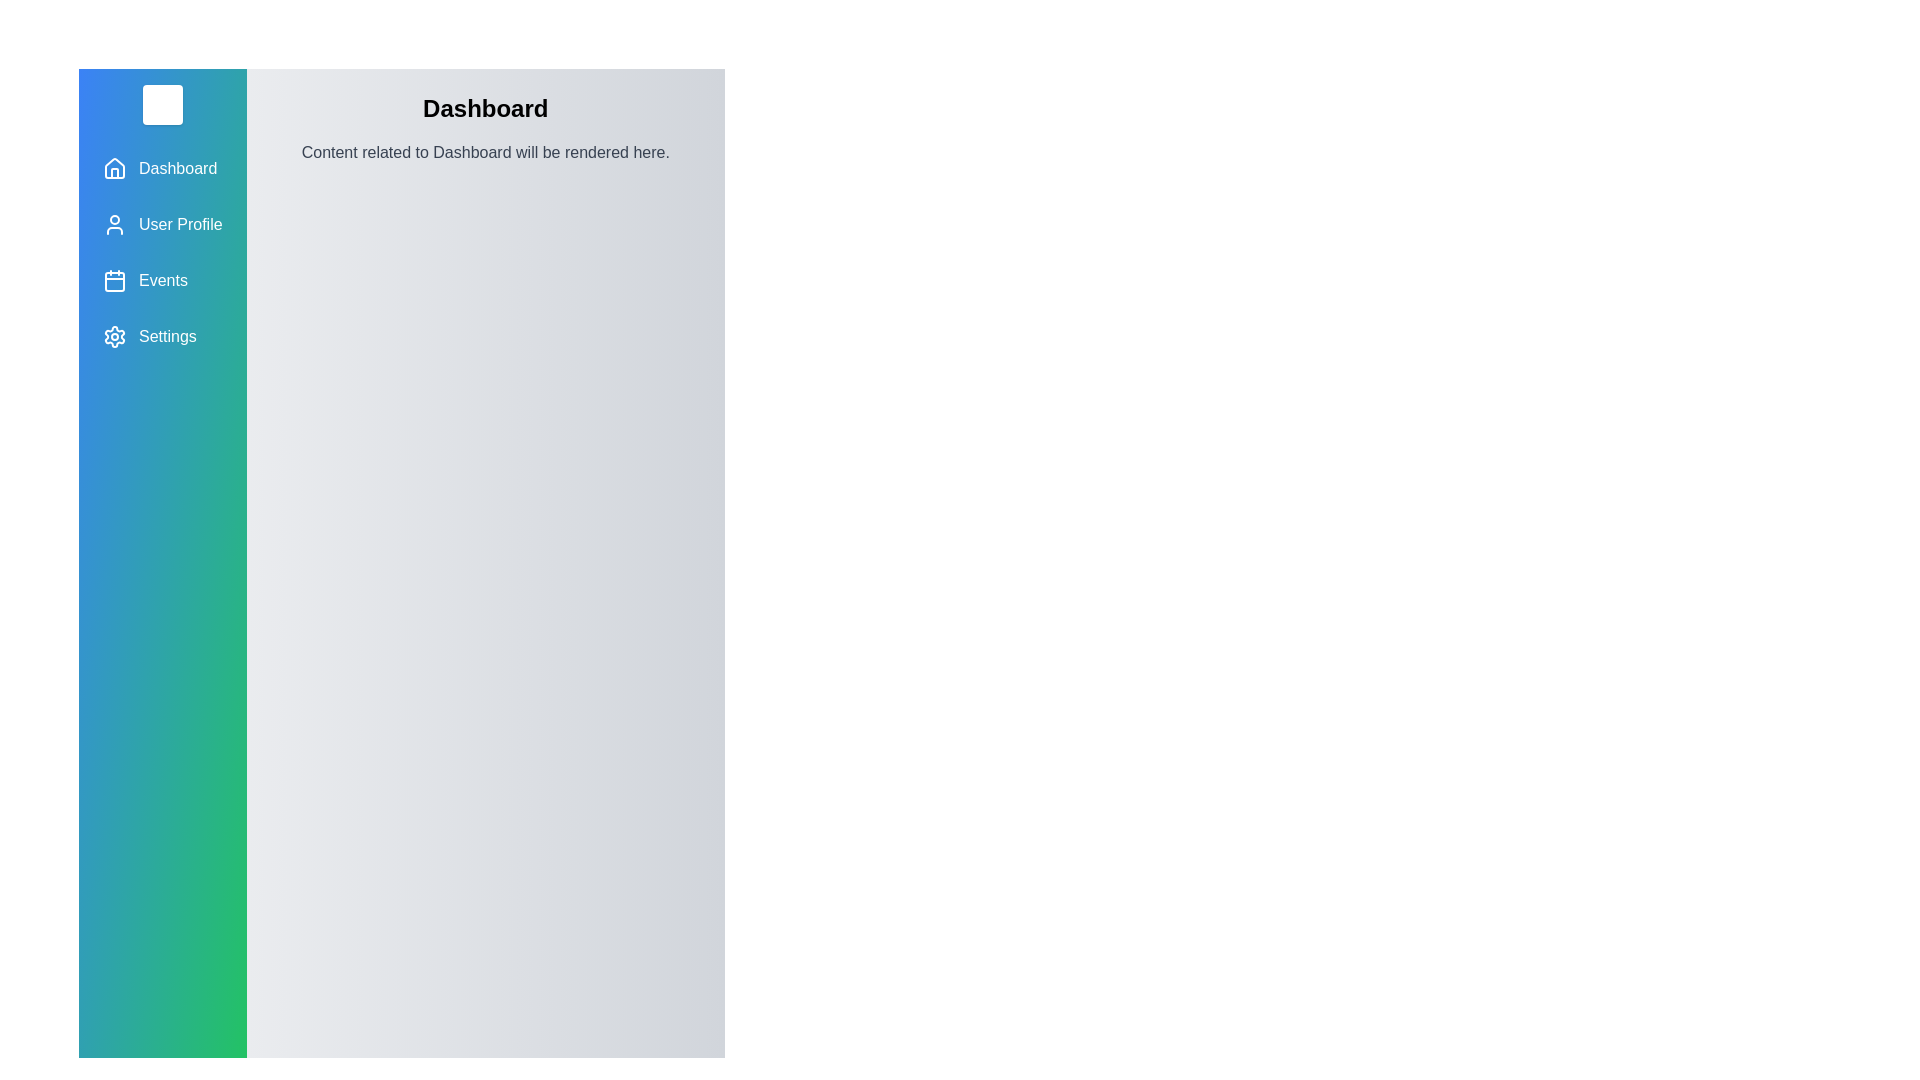  Describe the element at coordinates (162, 335) in the screenshot. I see `the Settings tab from the sidebar` at that location.